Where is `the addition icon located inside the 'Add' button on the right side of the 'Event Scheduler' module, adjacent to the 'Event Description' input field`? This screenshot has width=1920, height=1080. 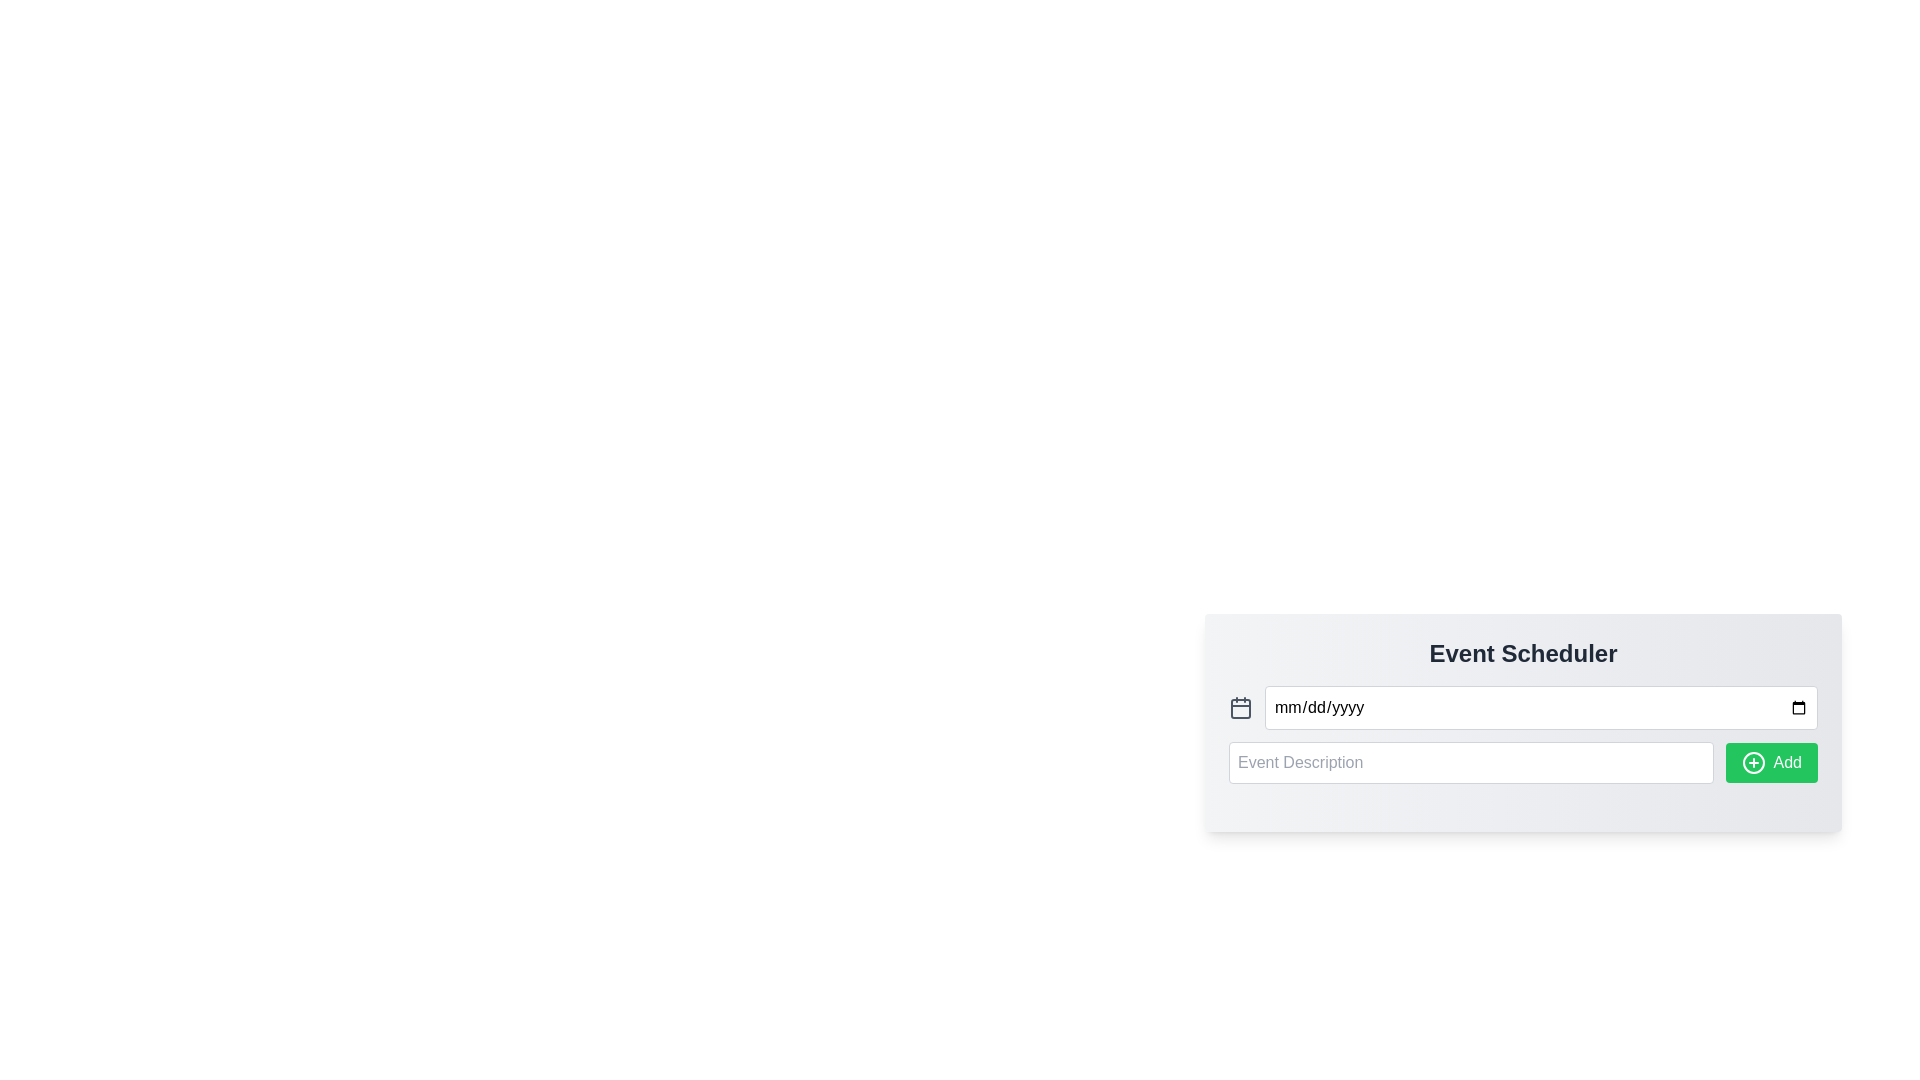
the addition icon located inside the 'Add' button on the right side of the 'Event Scheduler' module, adjacent to the 'Event Description' input field is located at coordinates (1752, 763).